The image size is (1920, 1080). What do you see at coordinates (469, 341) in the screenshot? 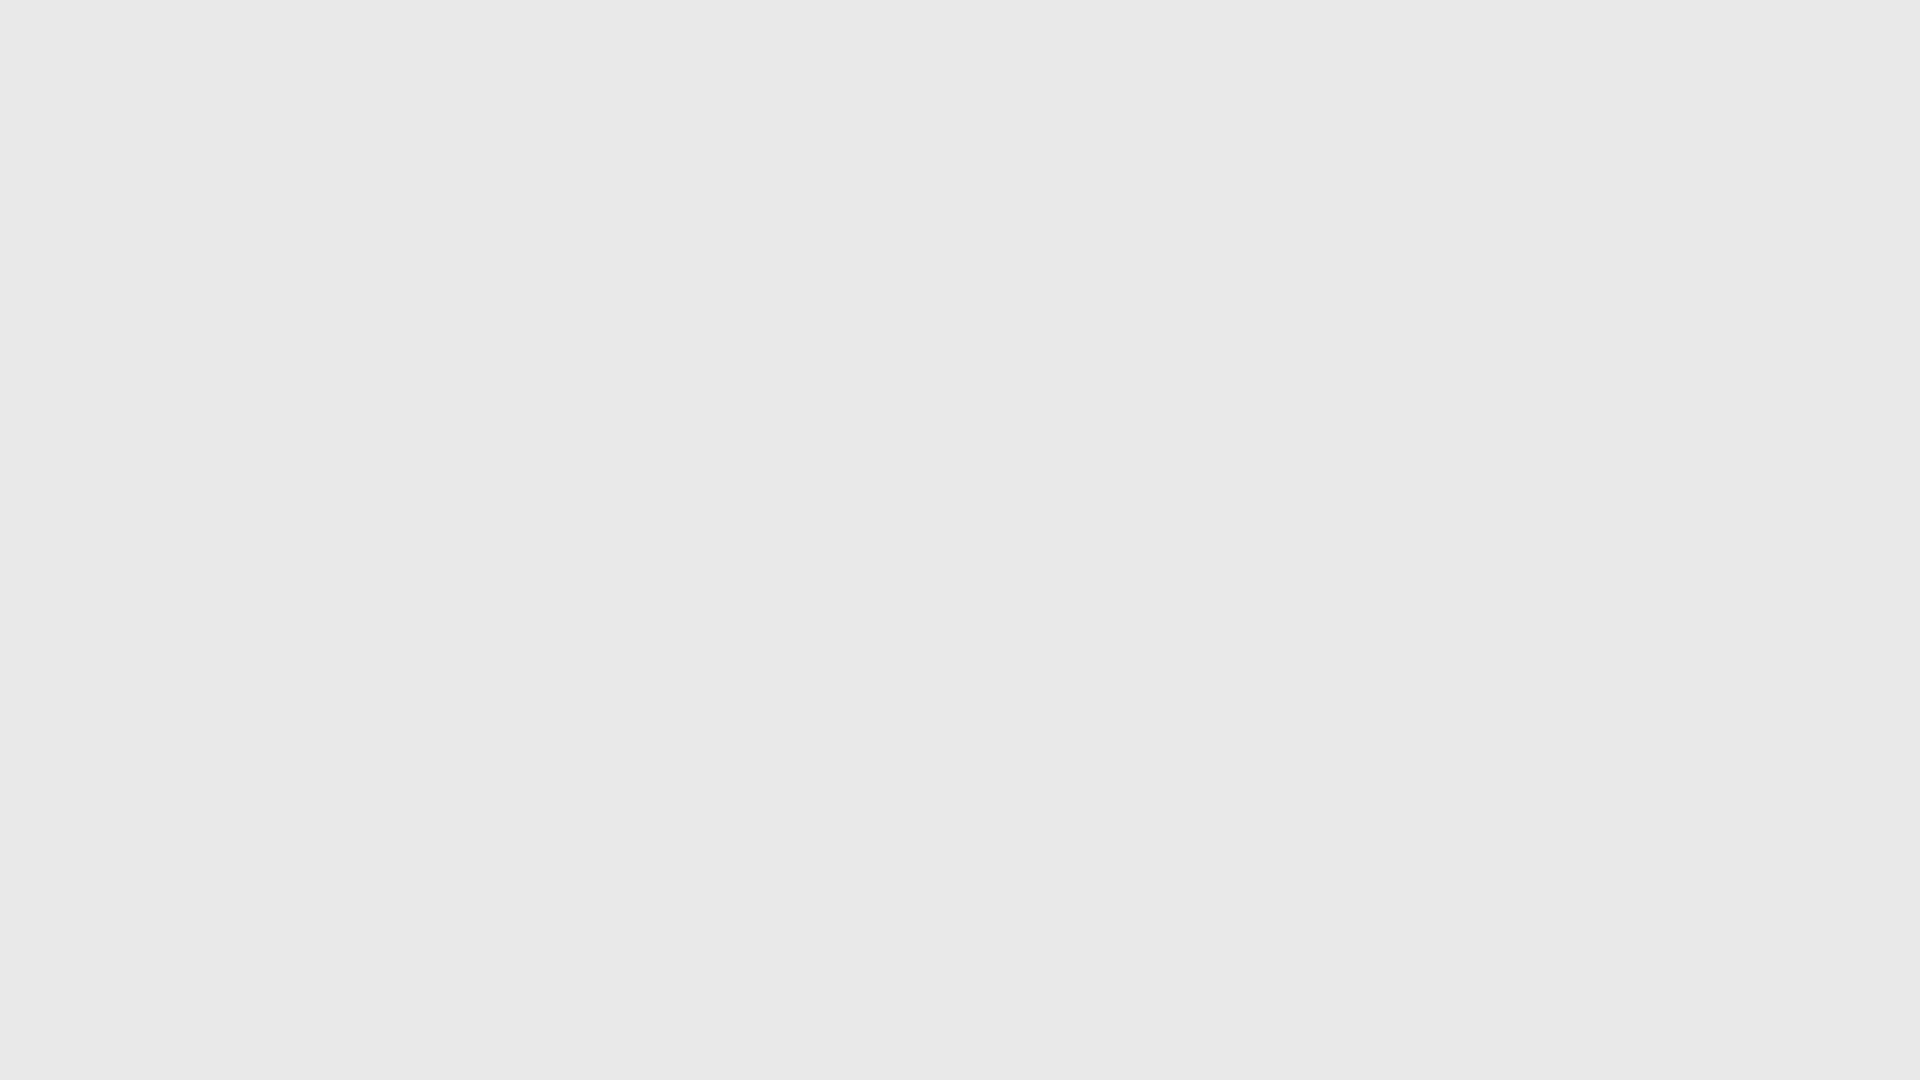
I see `Links` at bounding box center [469, 341].